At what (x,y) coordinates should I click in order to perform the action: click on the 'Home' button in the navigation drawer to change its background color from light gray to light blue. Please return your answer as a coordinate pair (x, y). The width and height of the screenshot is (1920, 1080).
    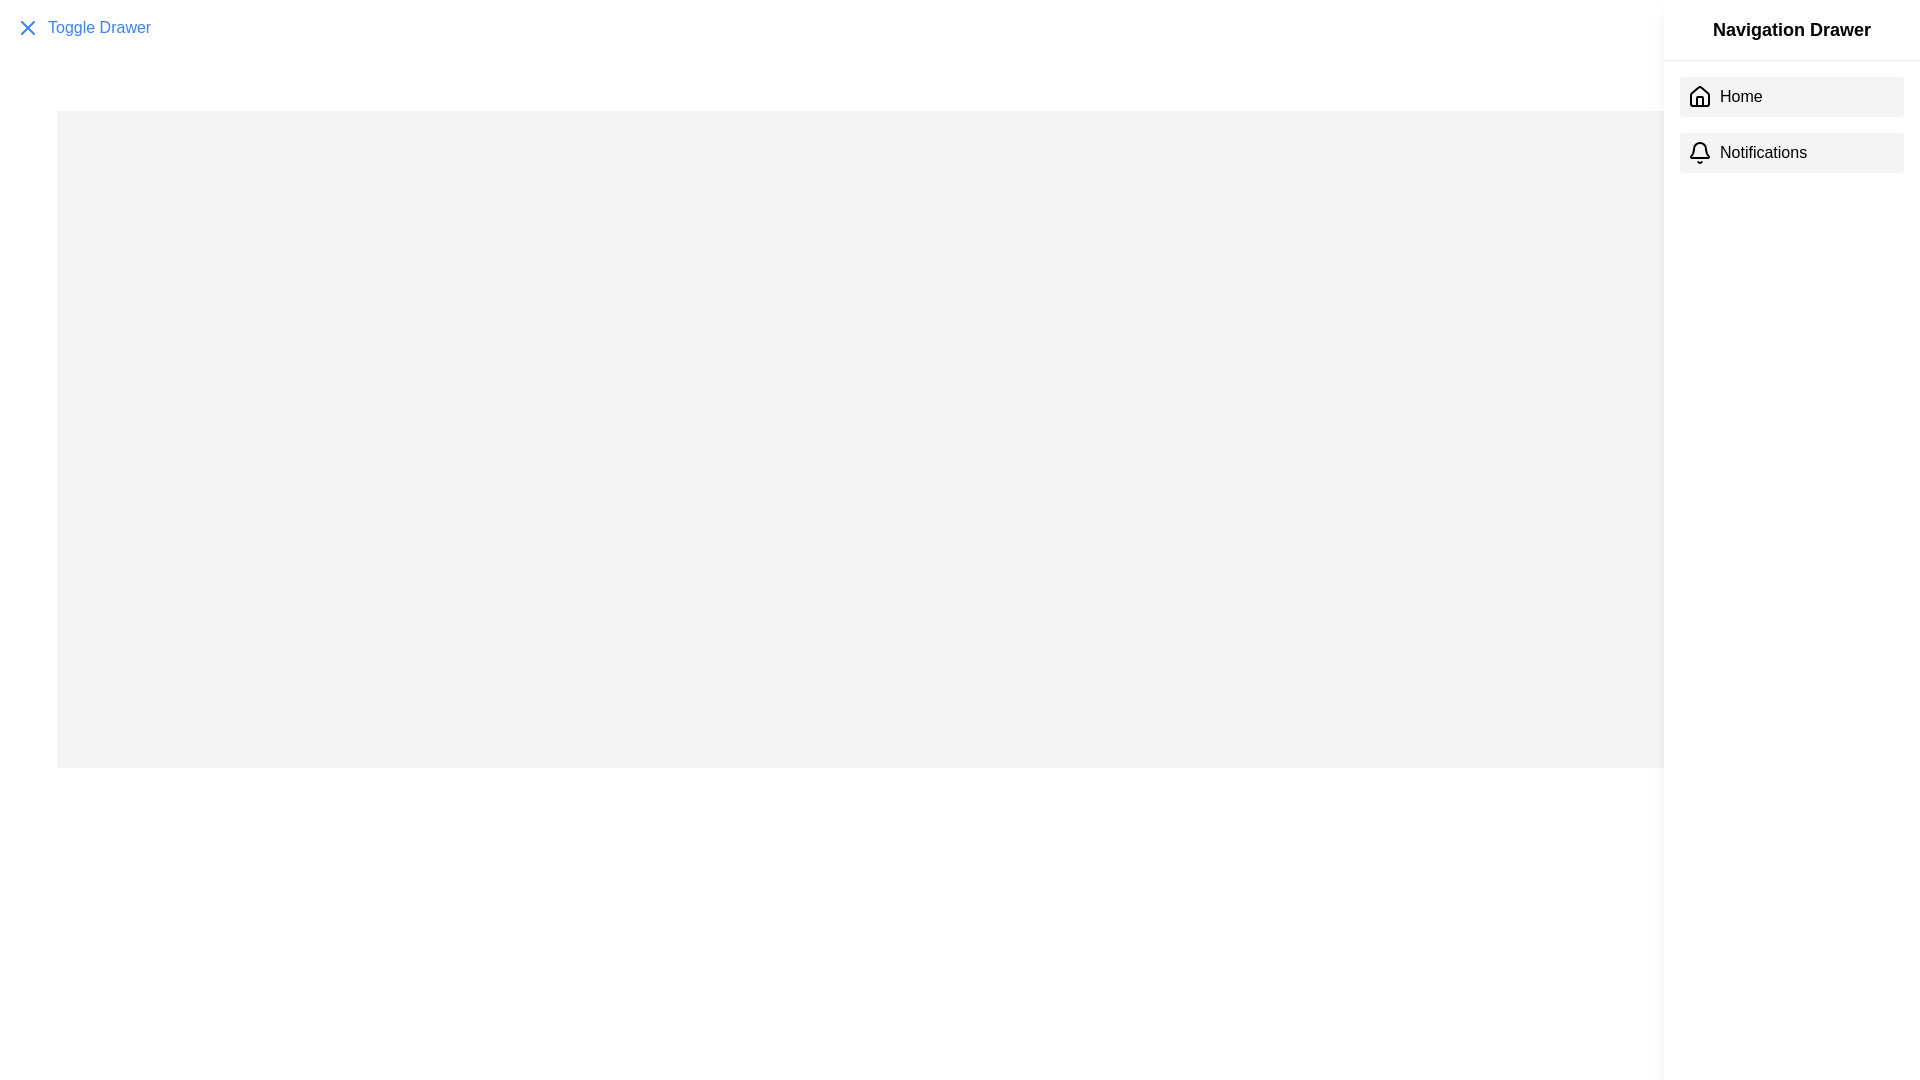
    Looking at the image, I should click on (1791, 96).